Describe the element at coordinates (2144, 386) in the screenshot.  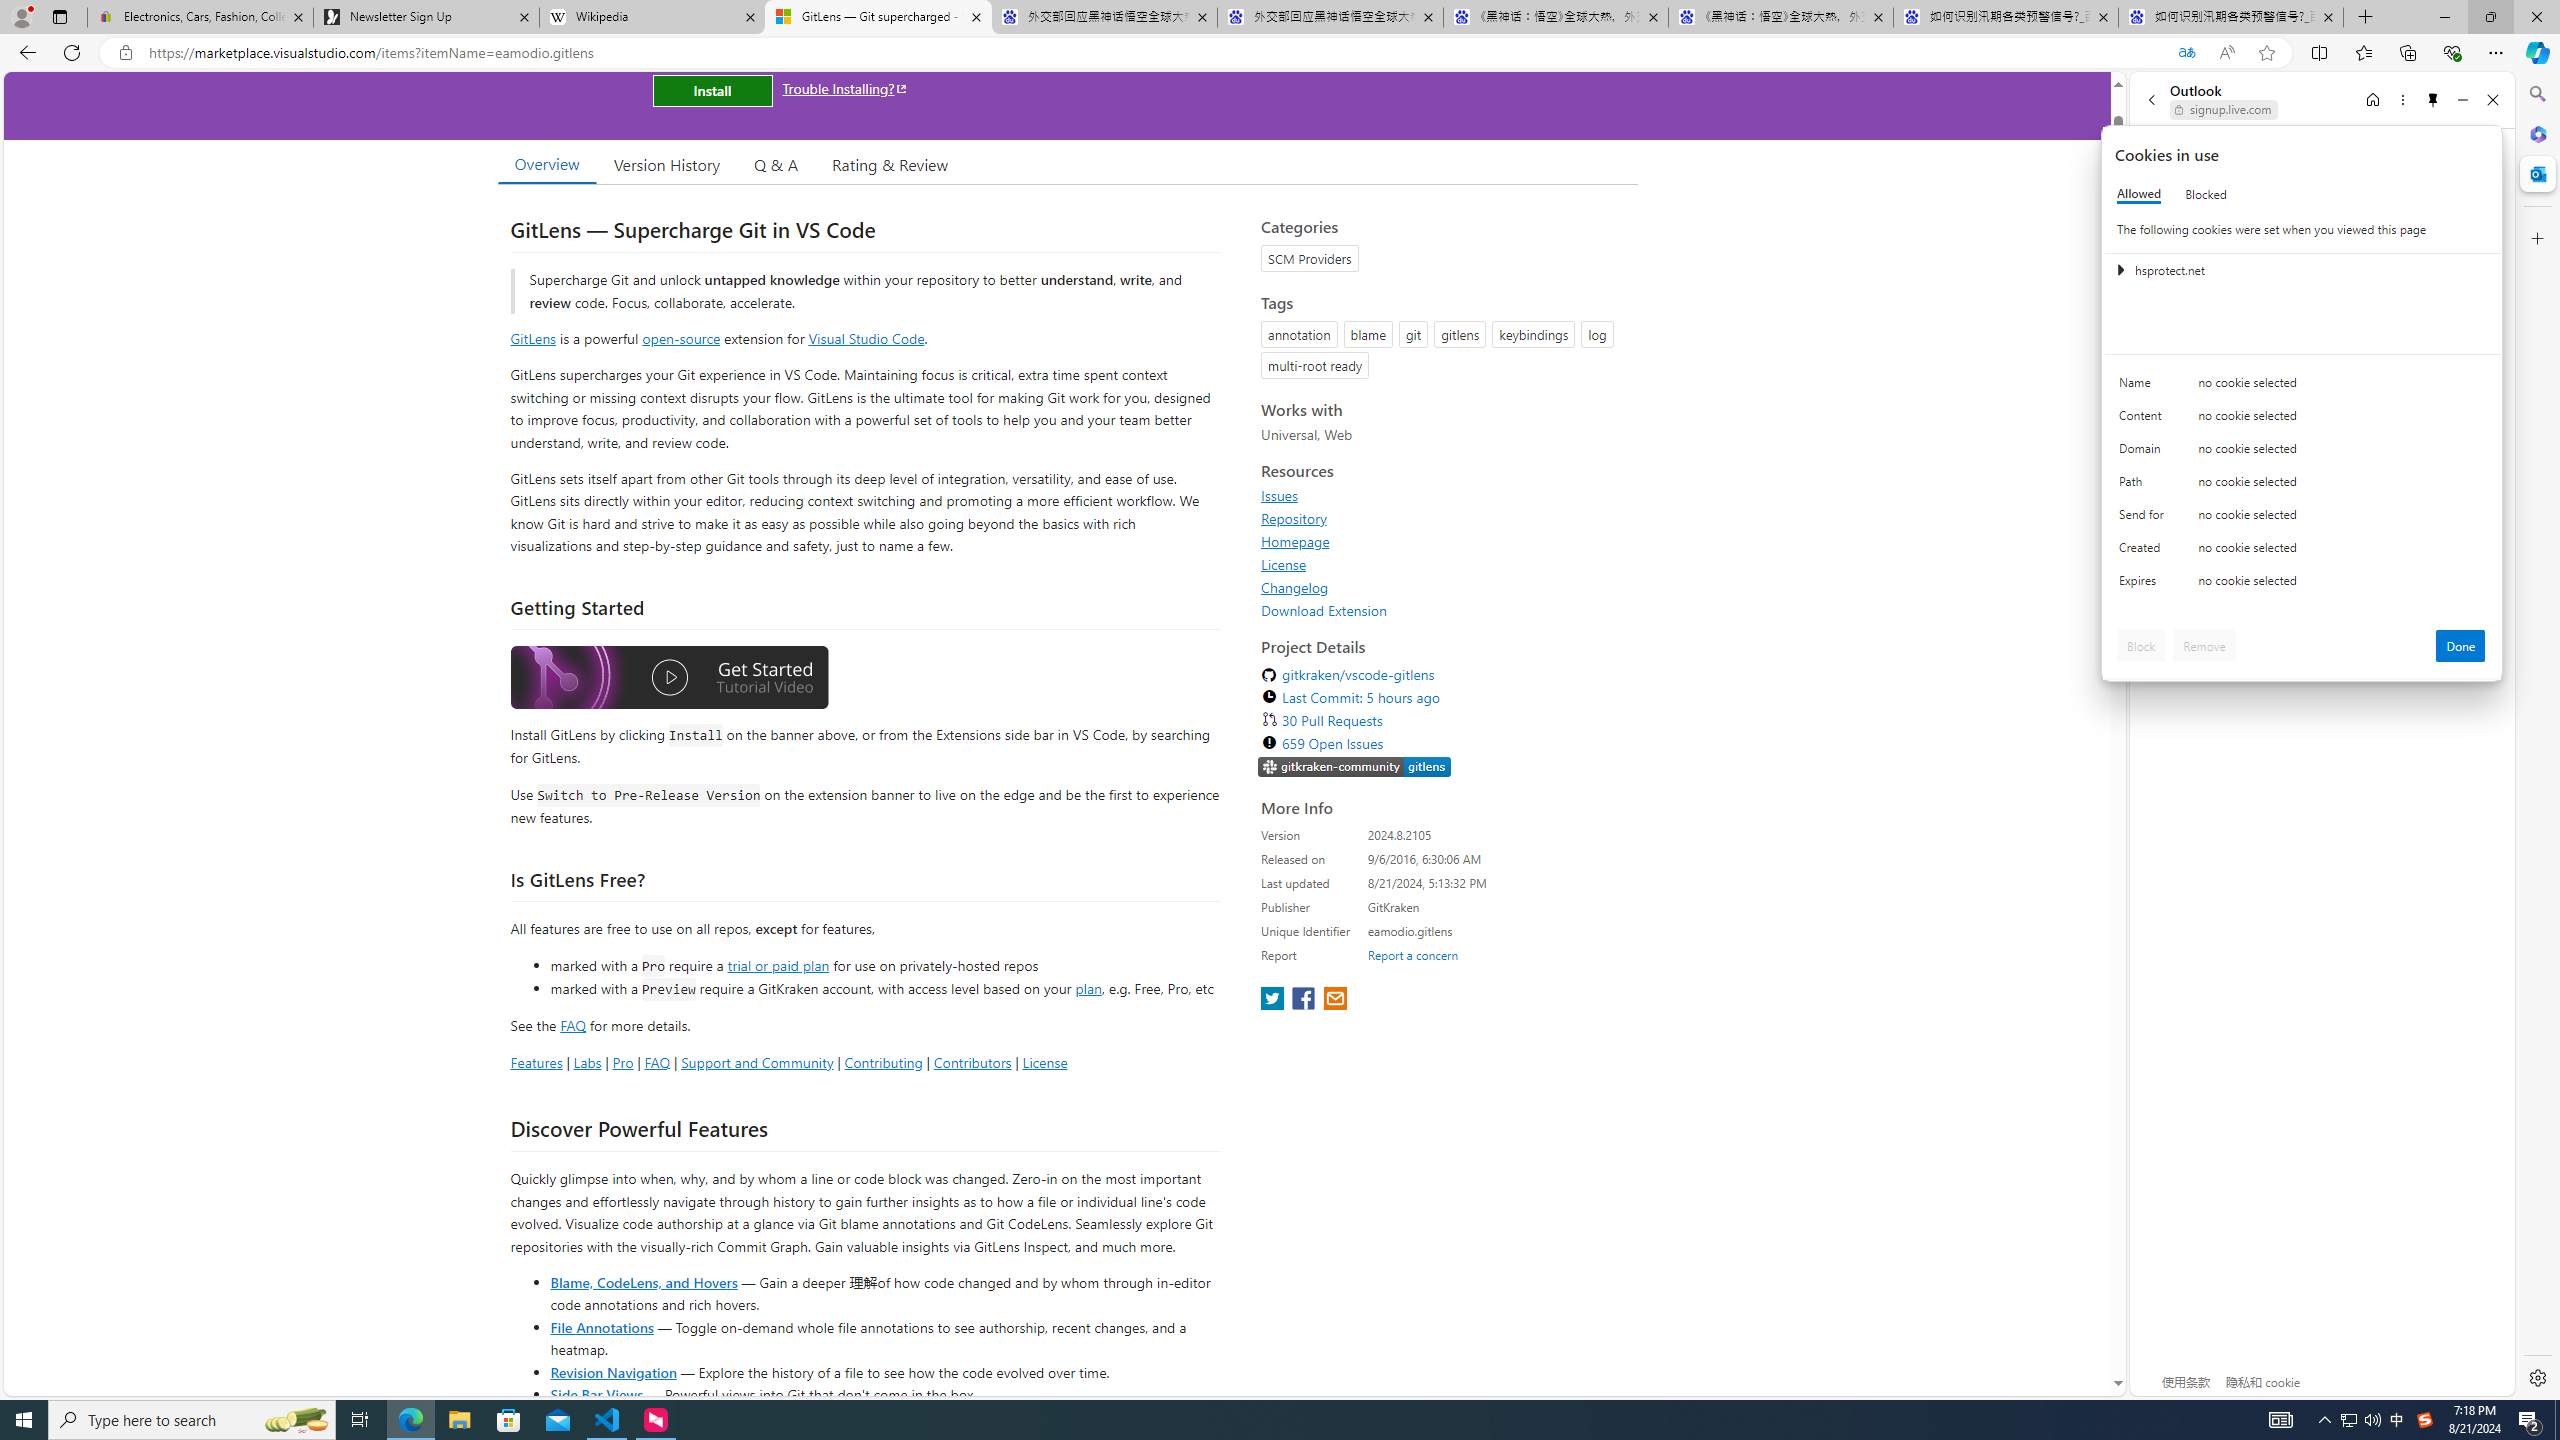
I see `'Name'` at that location.